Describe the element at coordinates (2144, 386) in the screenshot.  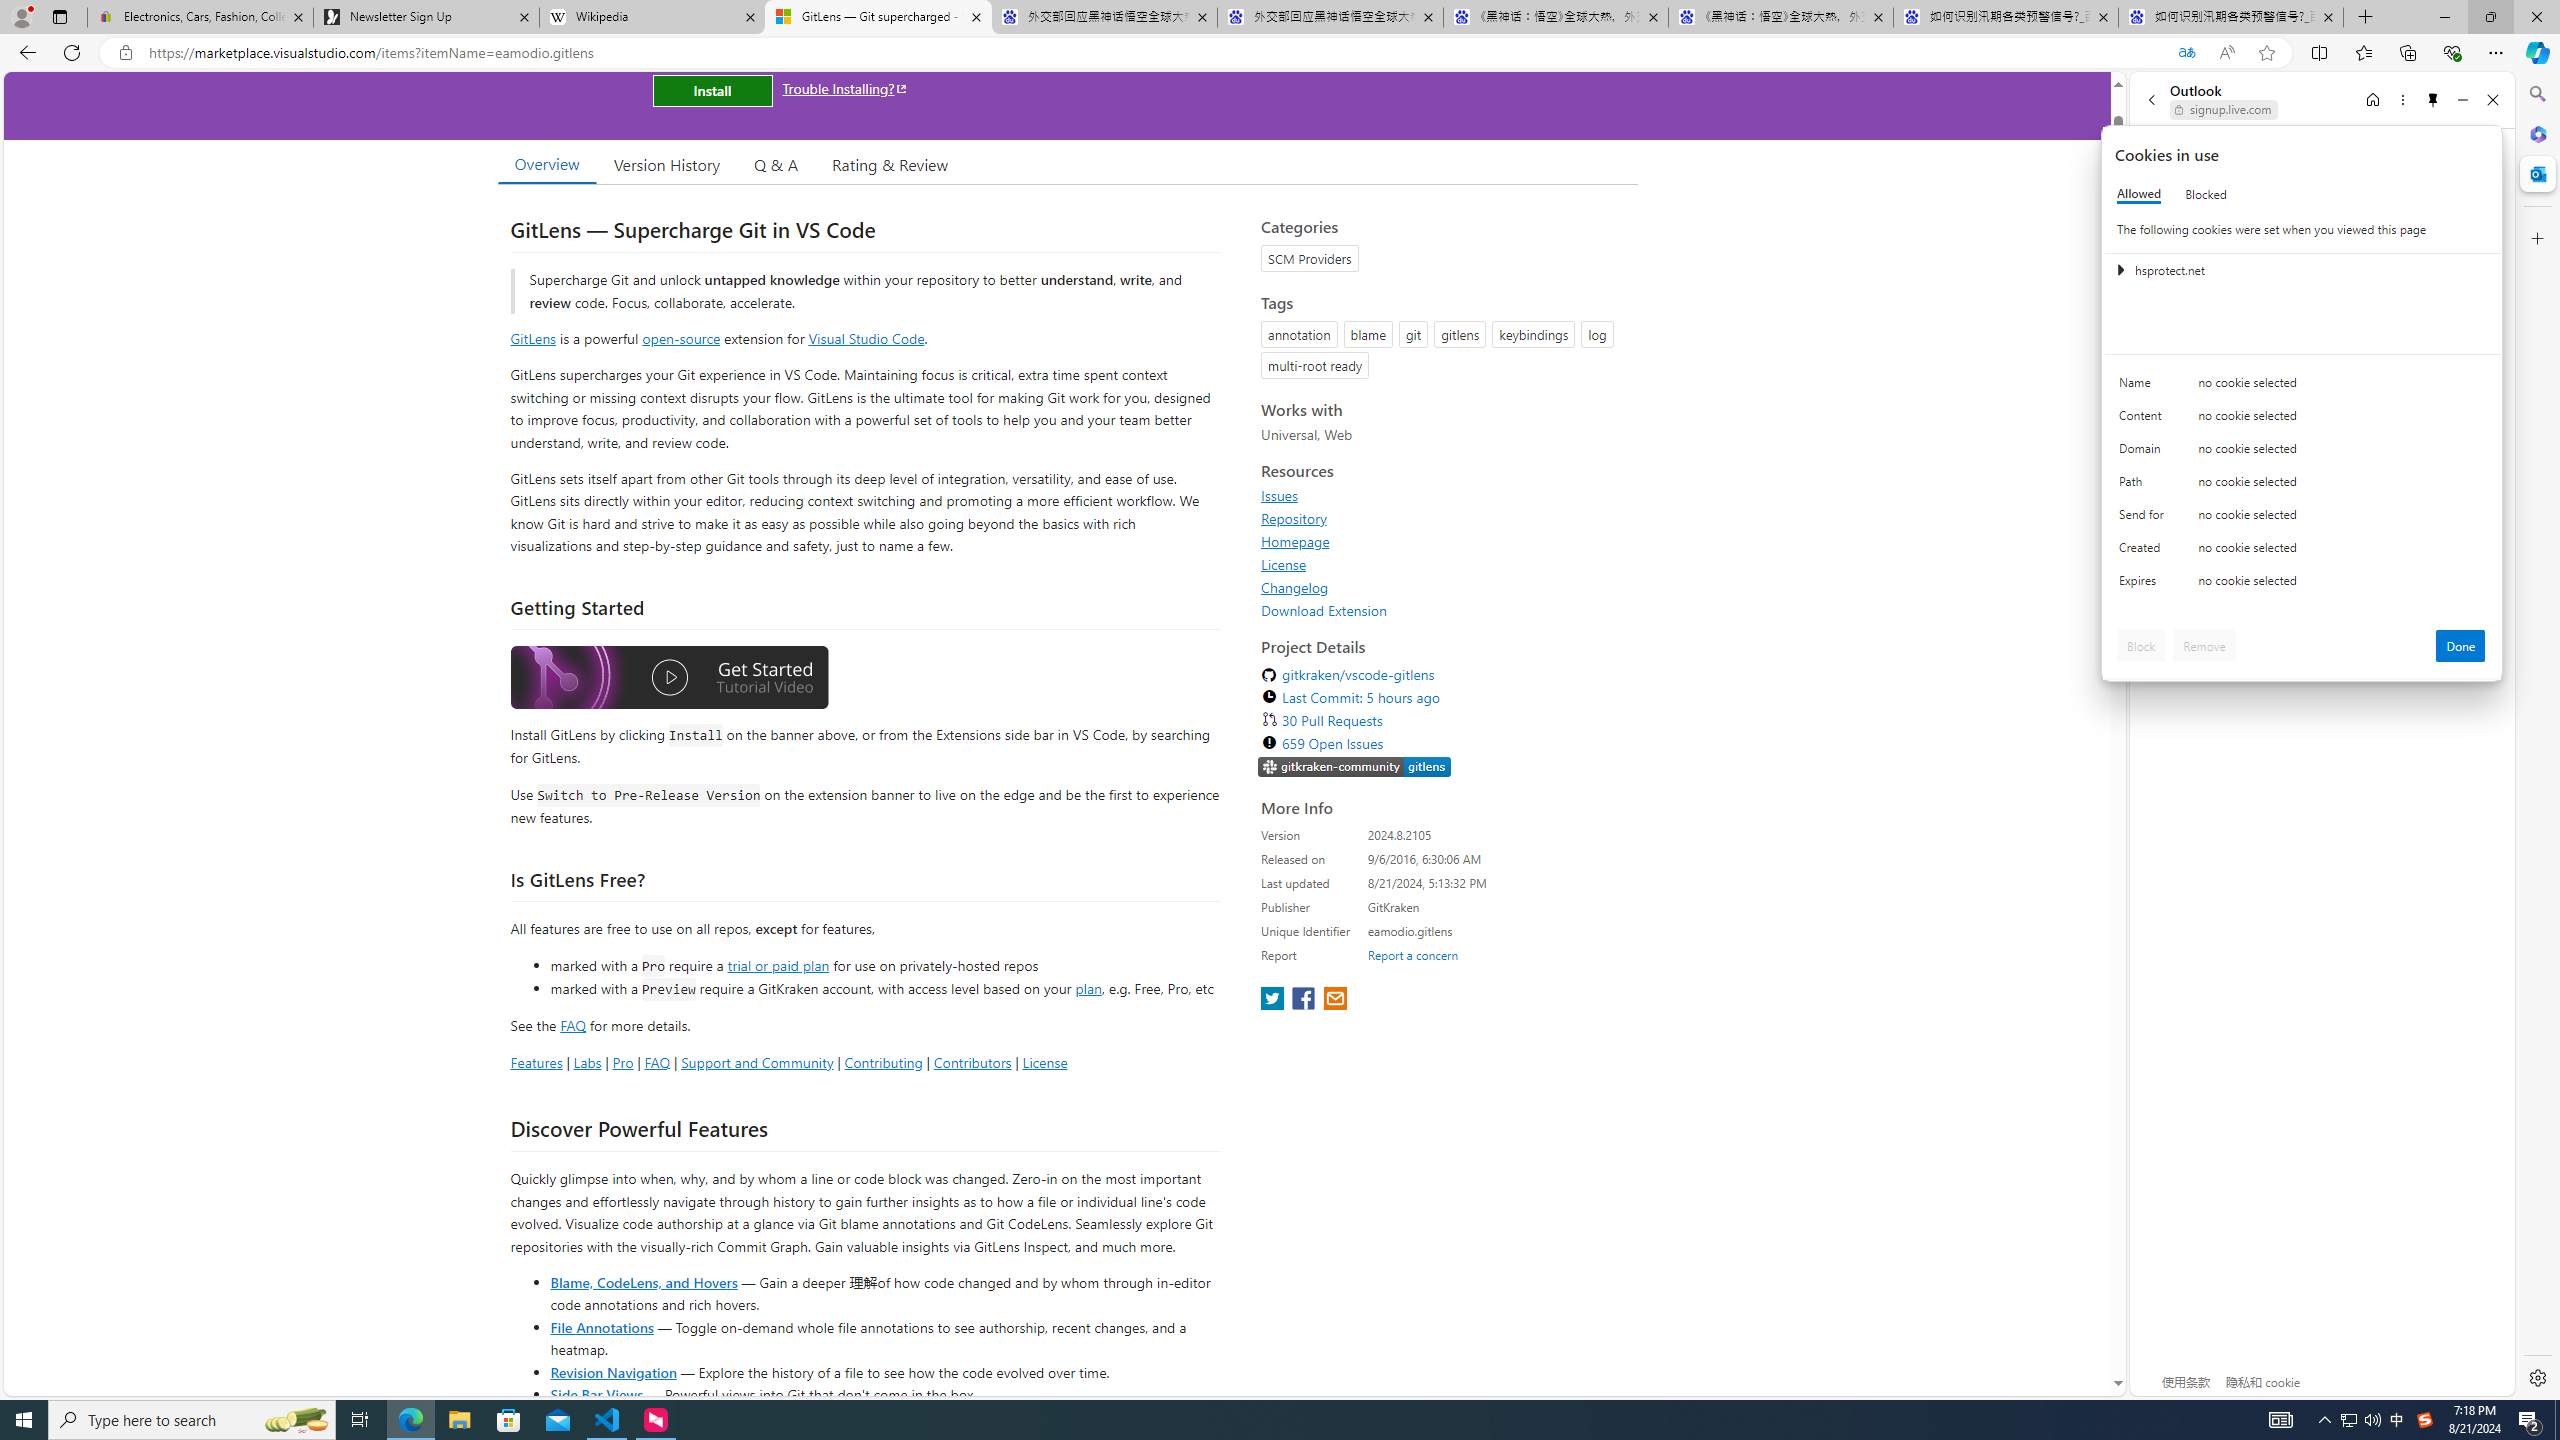
I see `'Name'` at that location.